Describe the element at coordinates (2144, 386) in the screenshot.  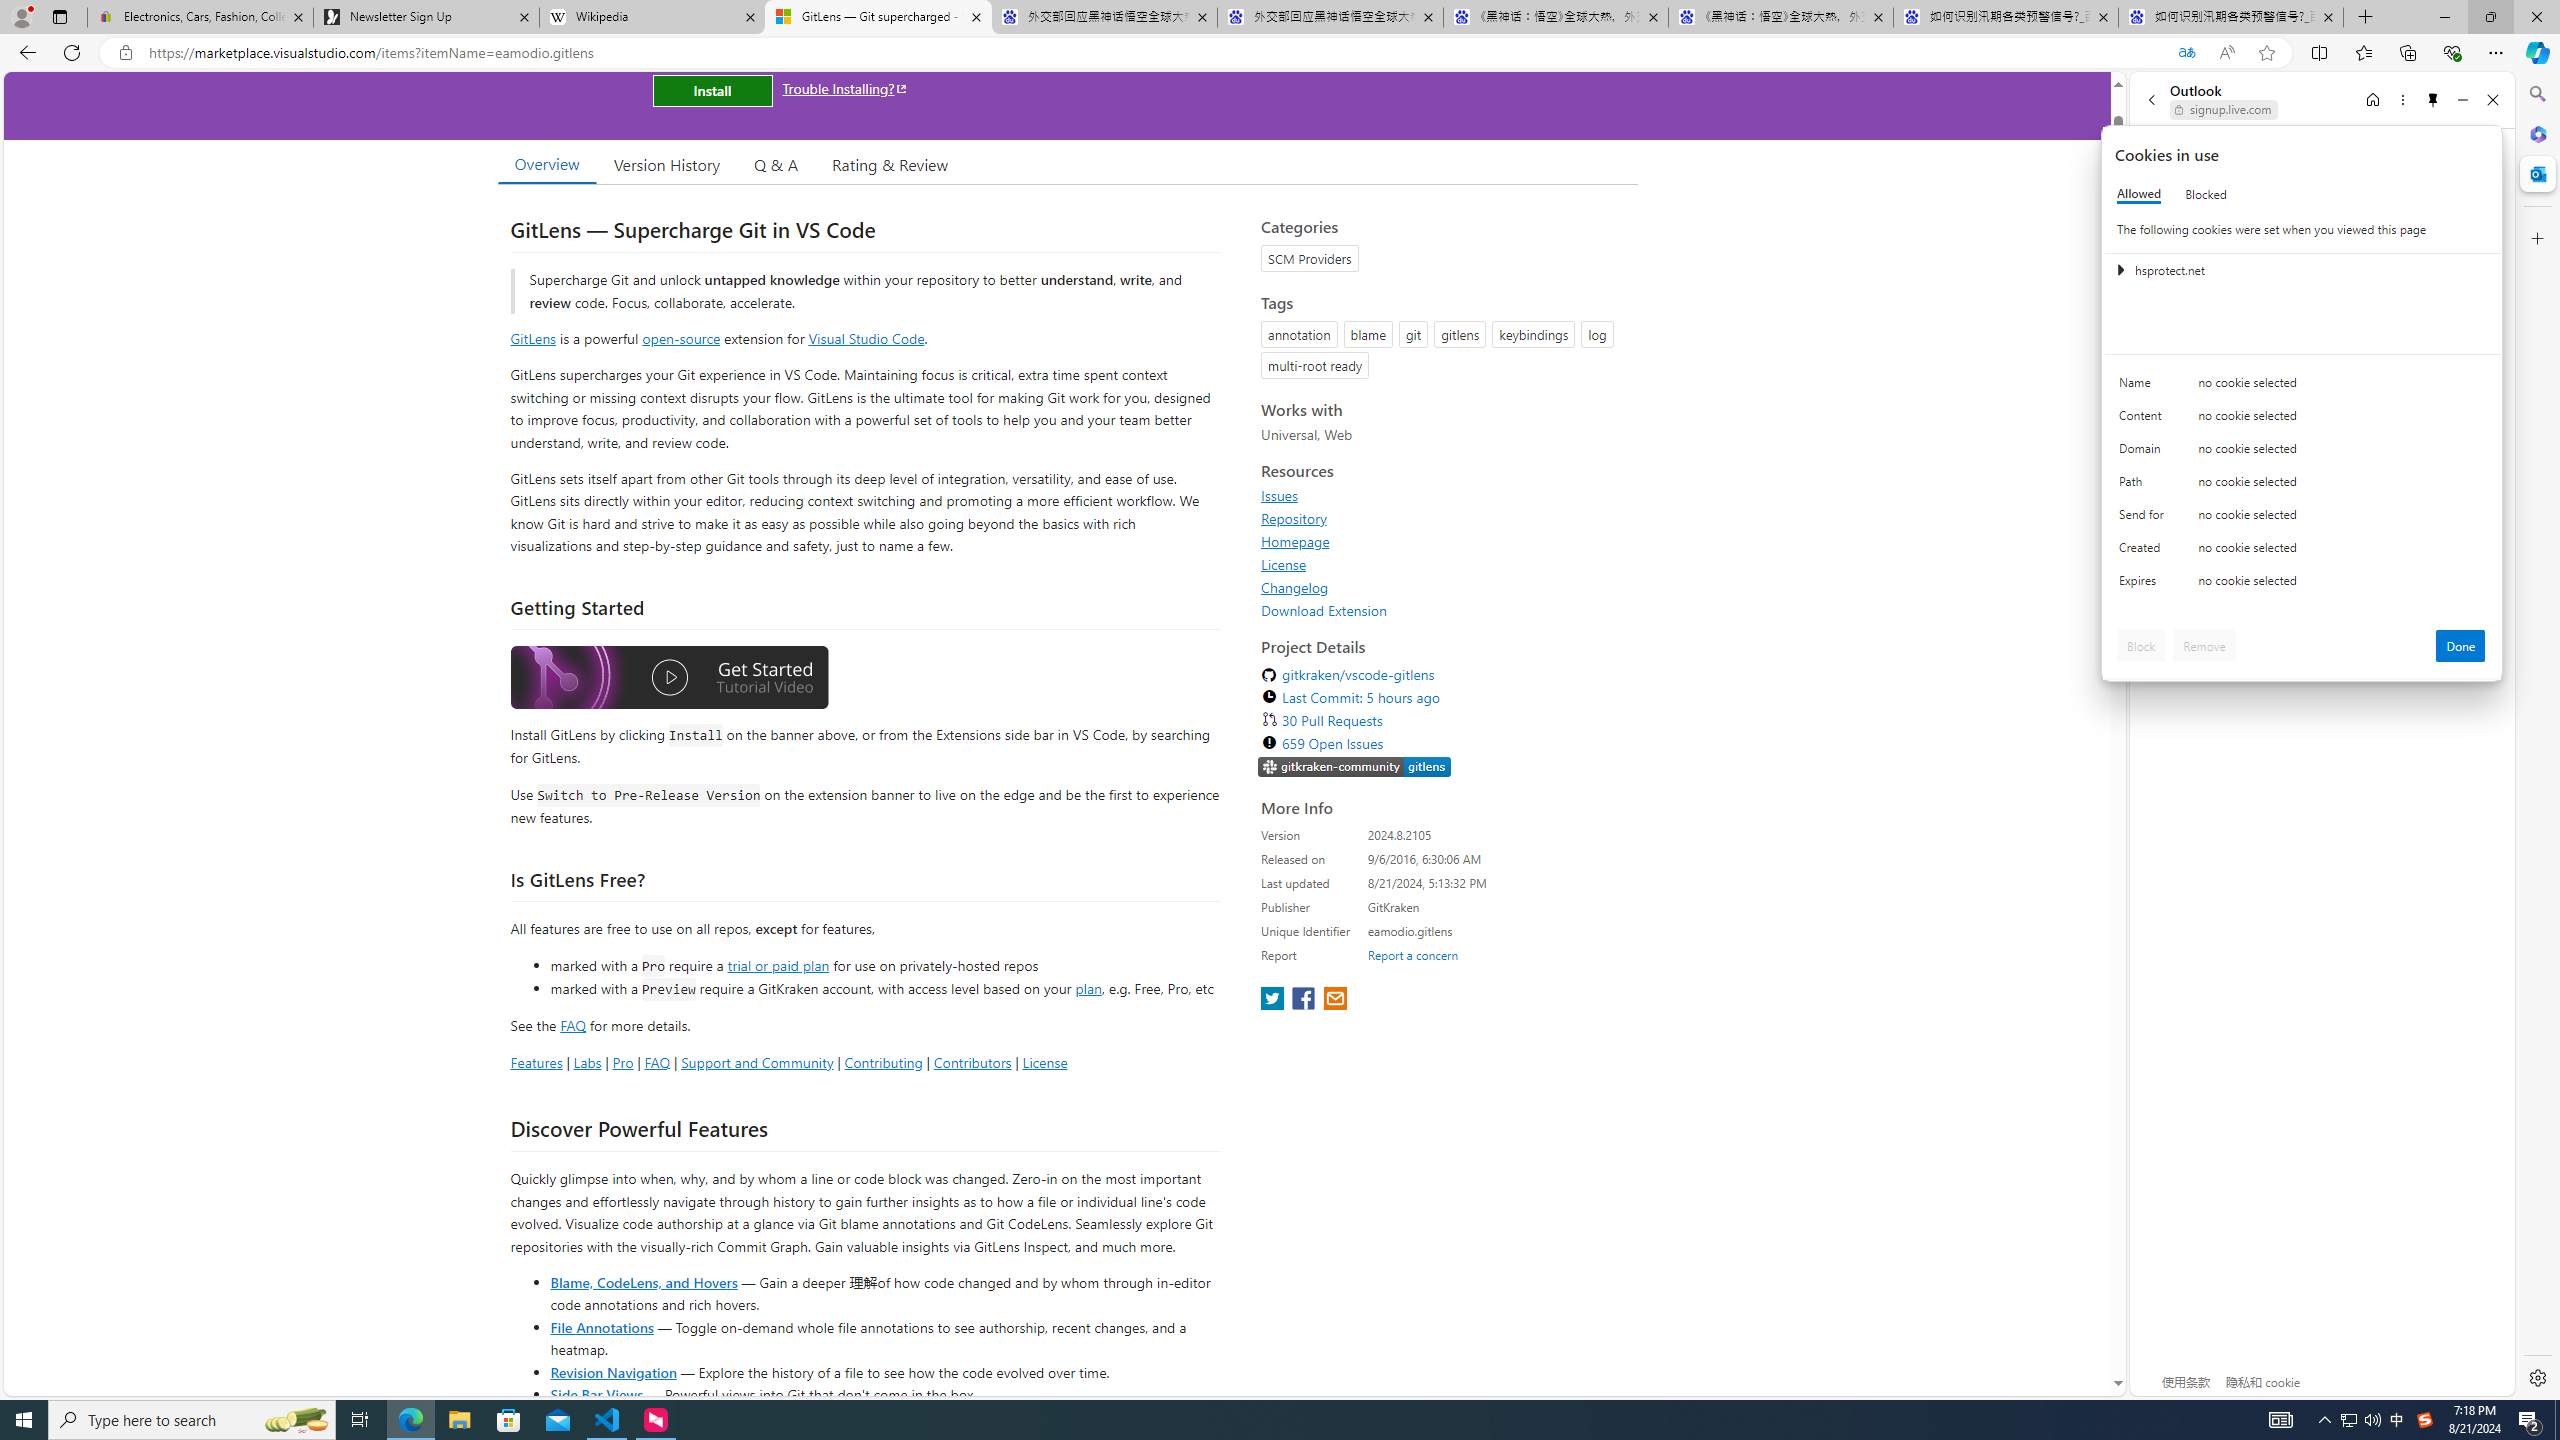
I see `'Name'` at that location.